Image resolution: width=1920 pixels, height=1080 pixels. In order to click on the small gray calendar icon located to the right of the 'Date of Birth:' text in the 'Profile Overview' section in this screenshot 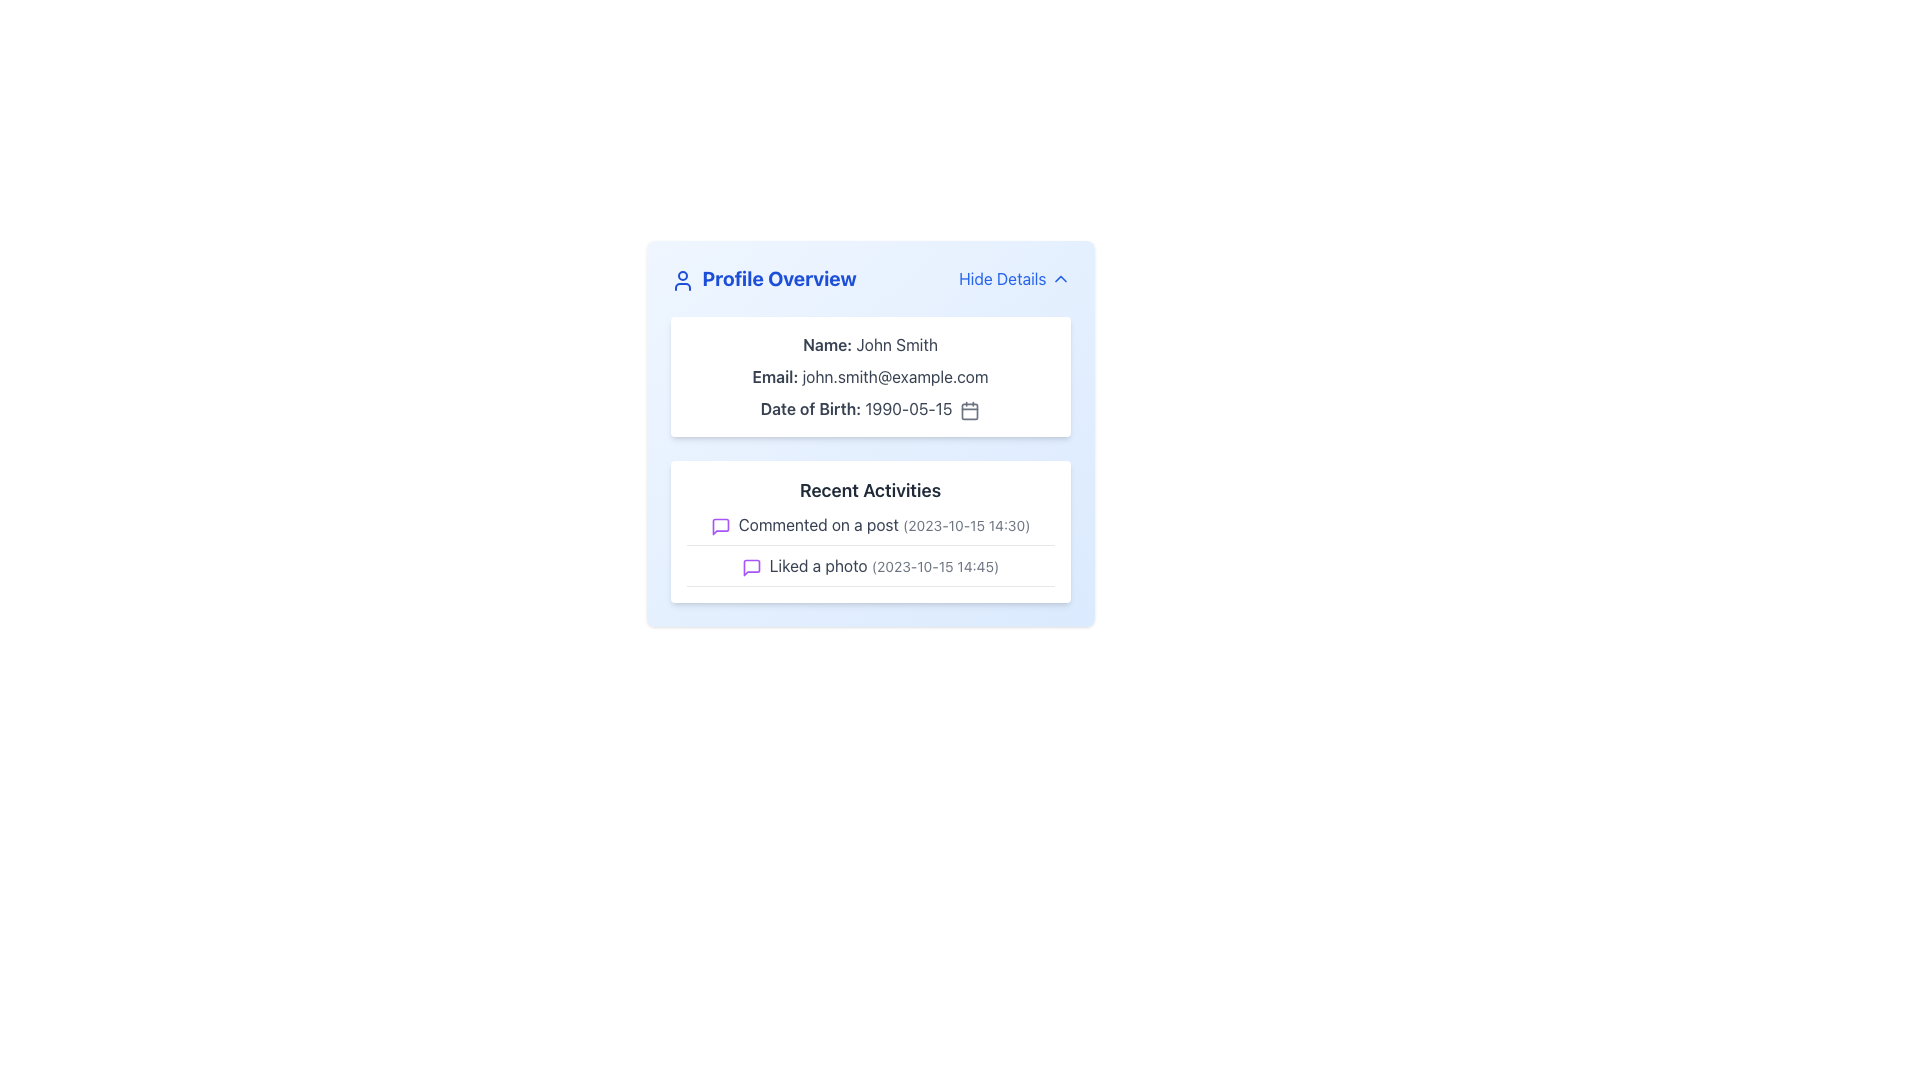, I will do `click(970, 409)`.